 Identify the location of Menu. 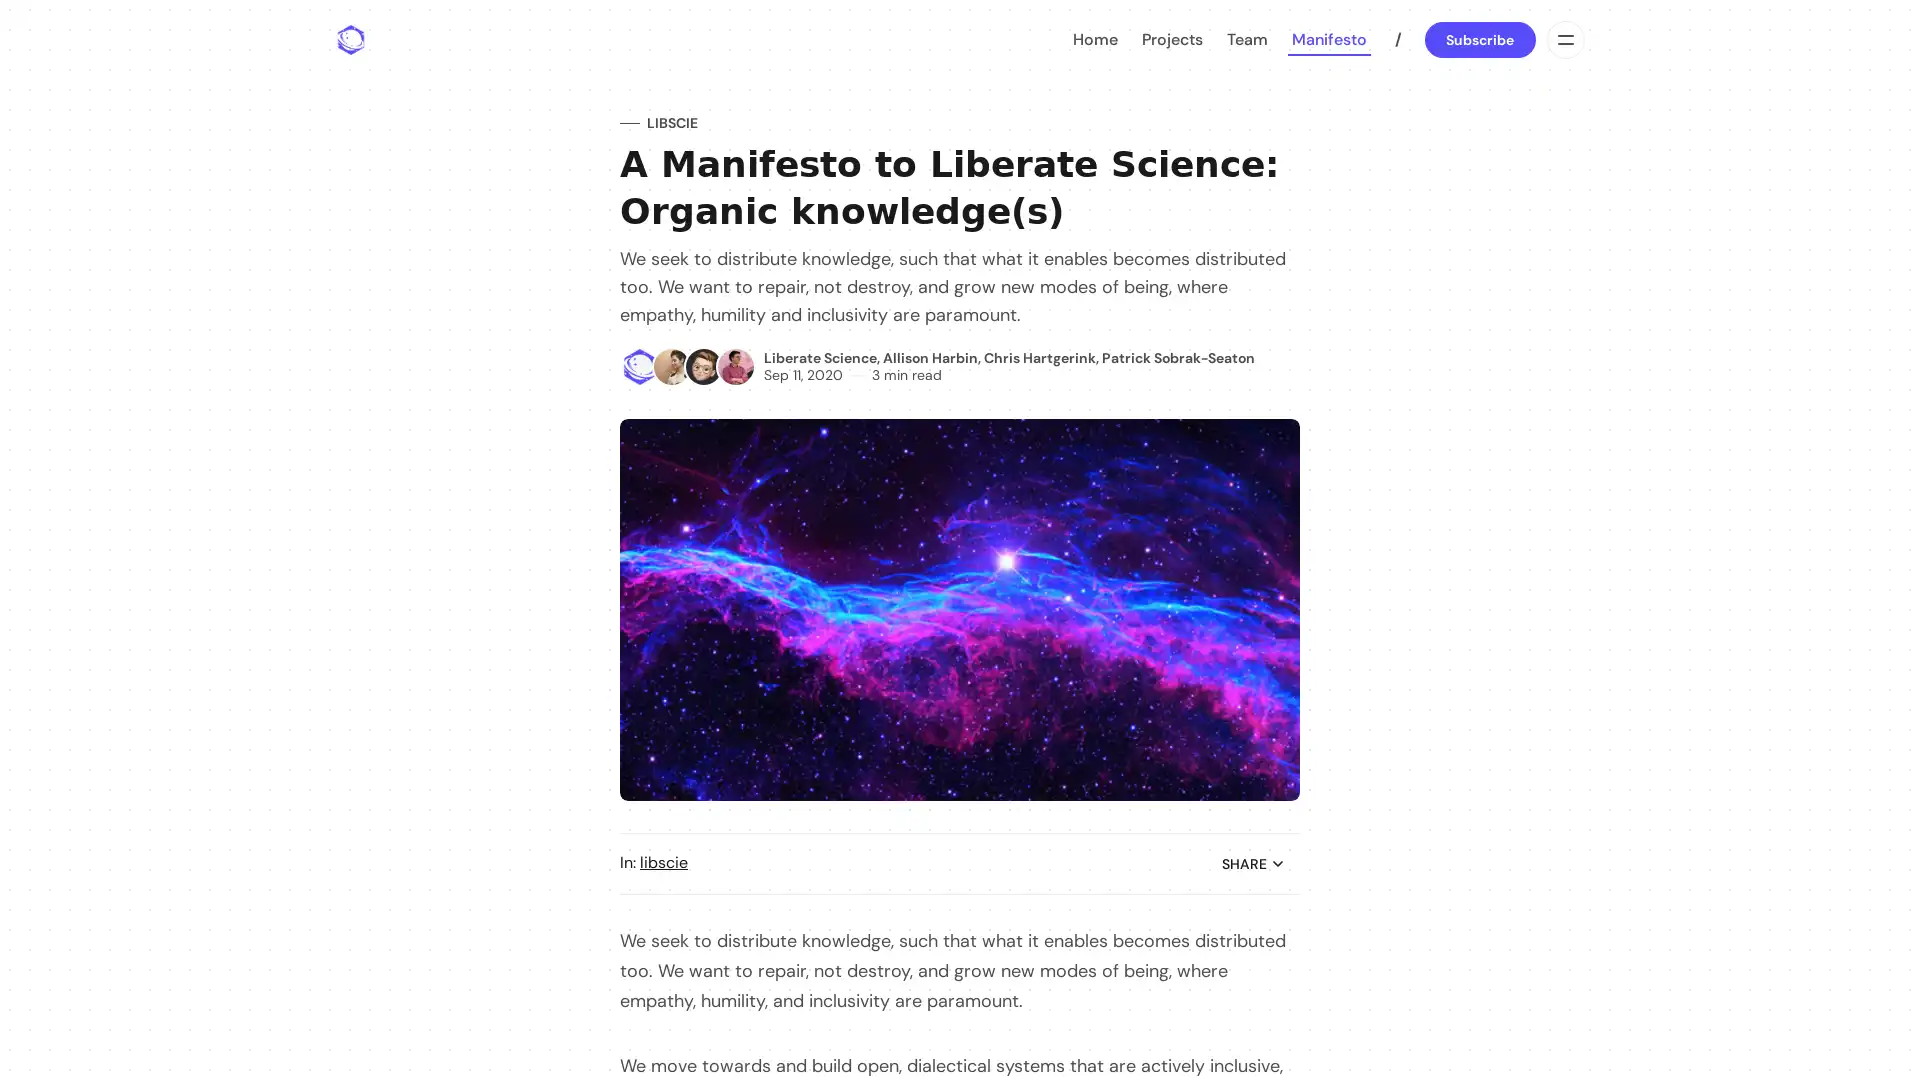
(1563, 39).